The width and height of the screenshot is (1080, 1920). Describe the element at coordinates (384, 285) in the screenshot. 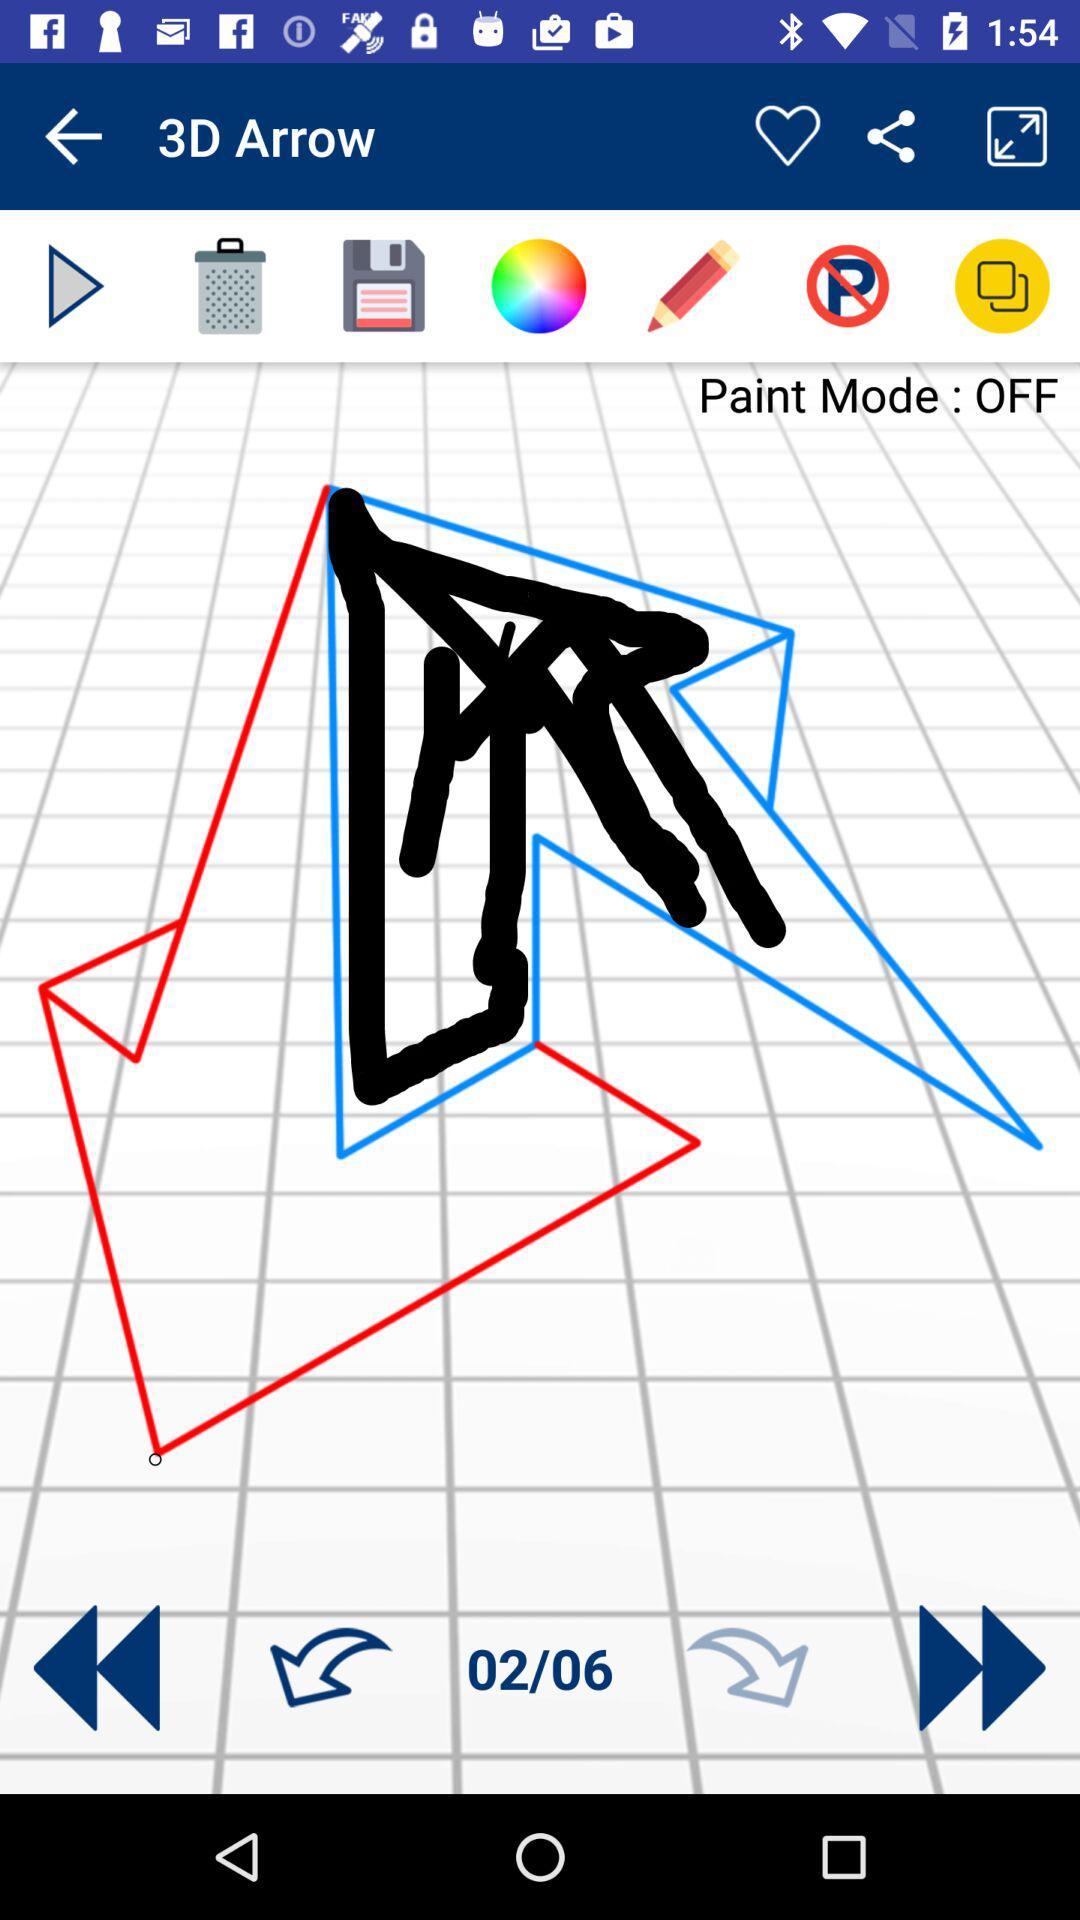

I see `app below 3d arrow icon` at that location.